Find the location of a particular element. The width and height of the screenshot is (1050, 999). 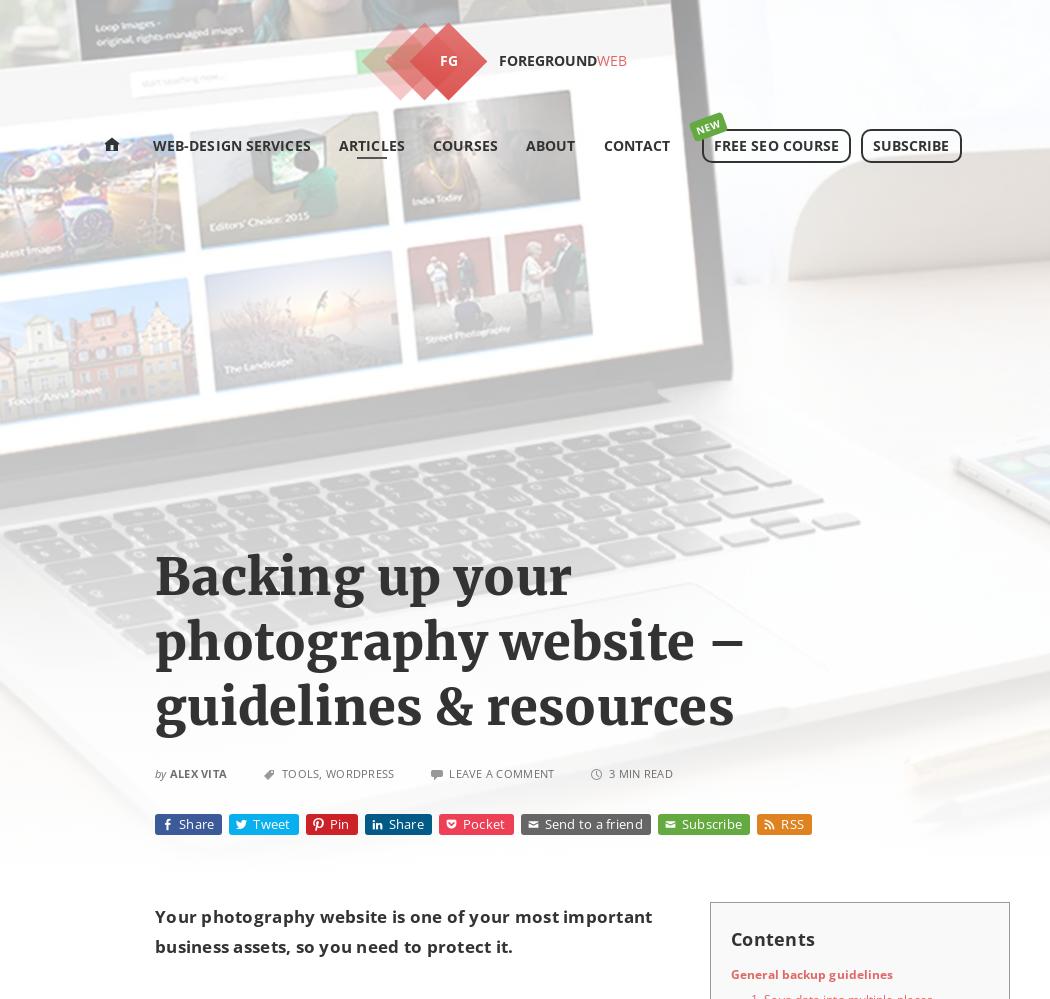

'tools' is located at coordinates (300, 772).